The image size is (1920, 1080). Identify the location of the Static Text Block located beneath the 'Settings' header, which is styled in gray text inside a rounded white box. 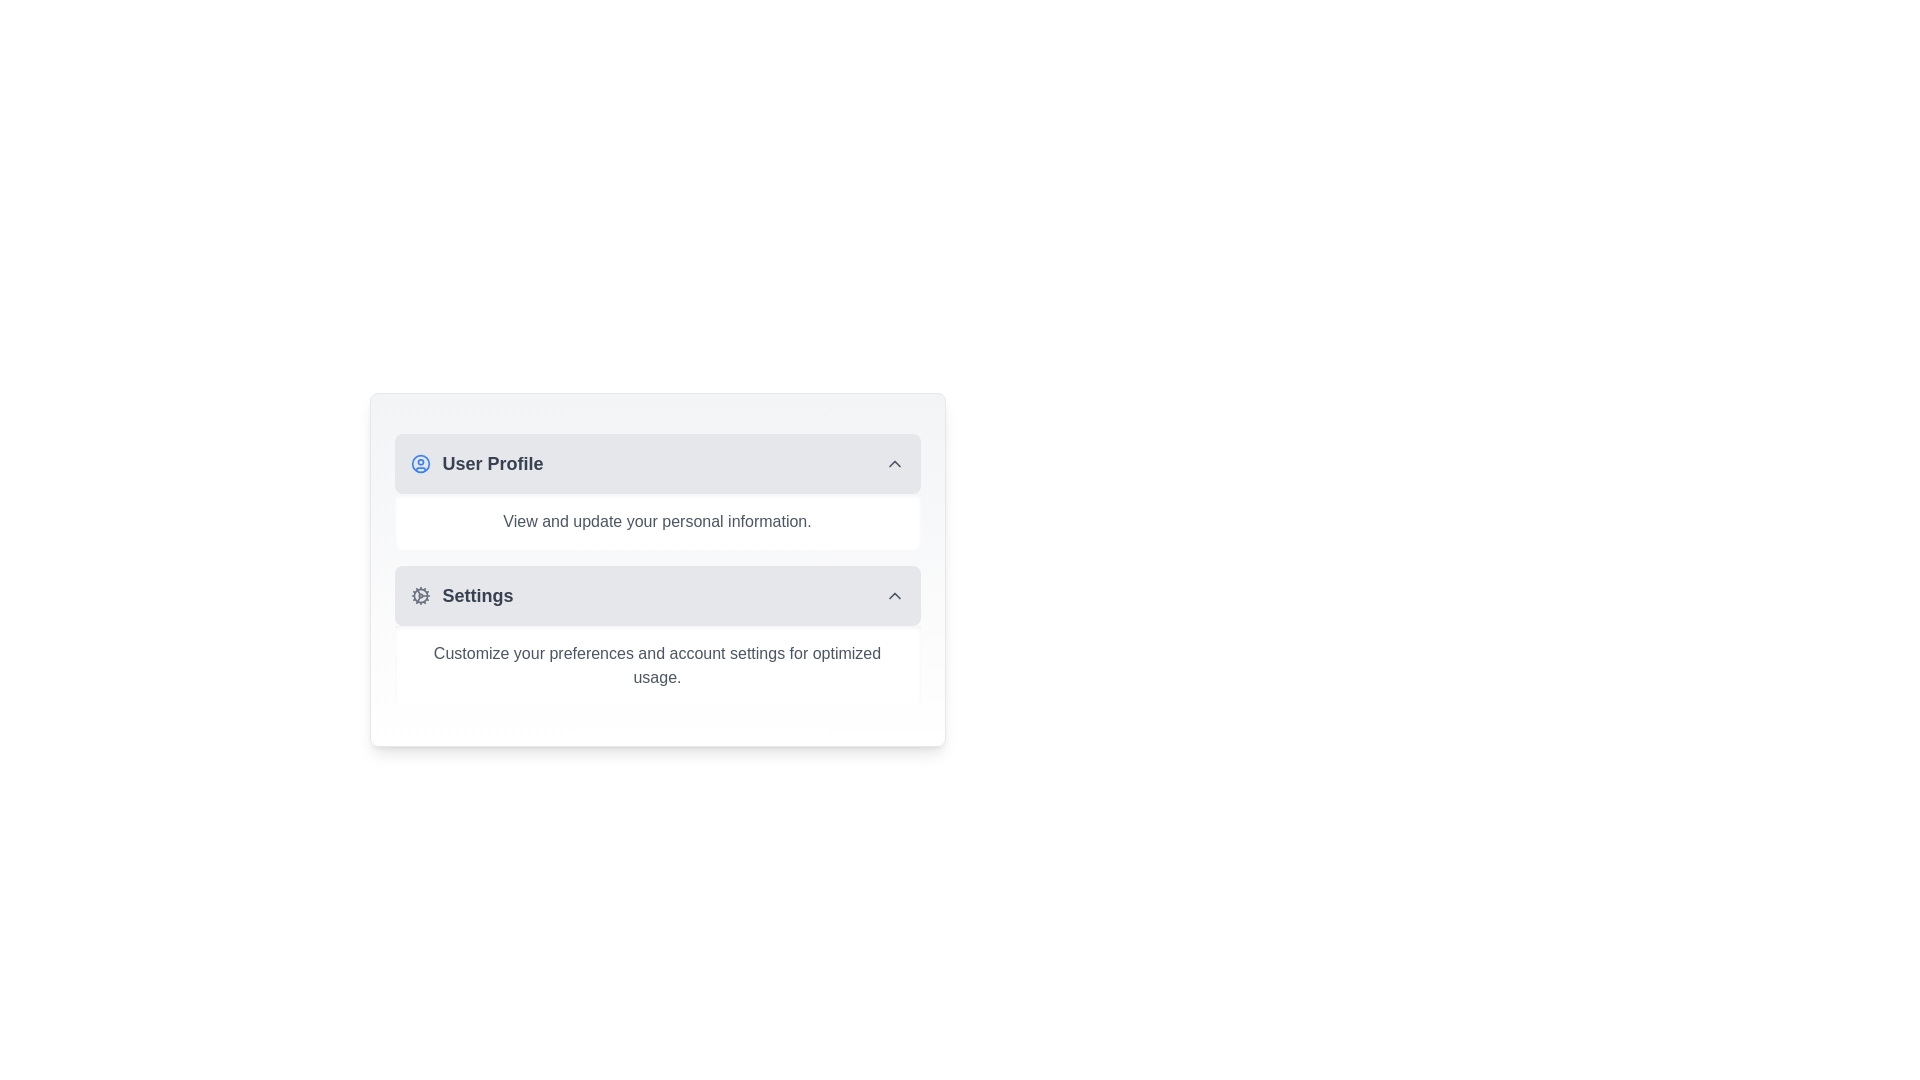
(657, 666).